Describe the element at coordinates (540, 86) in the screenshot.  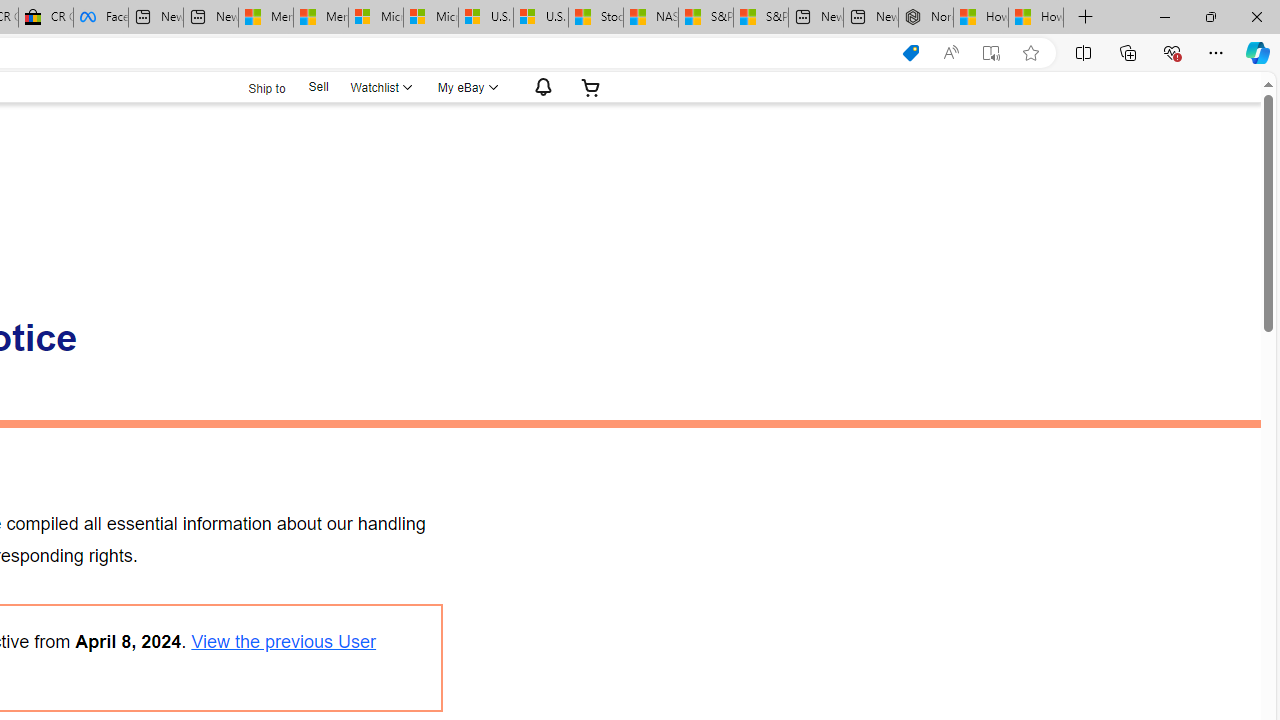
I see `'AutomationID: gh-eb-Alerts'` at that location.